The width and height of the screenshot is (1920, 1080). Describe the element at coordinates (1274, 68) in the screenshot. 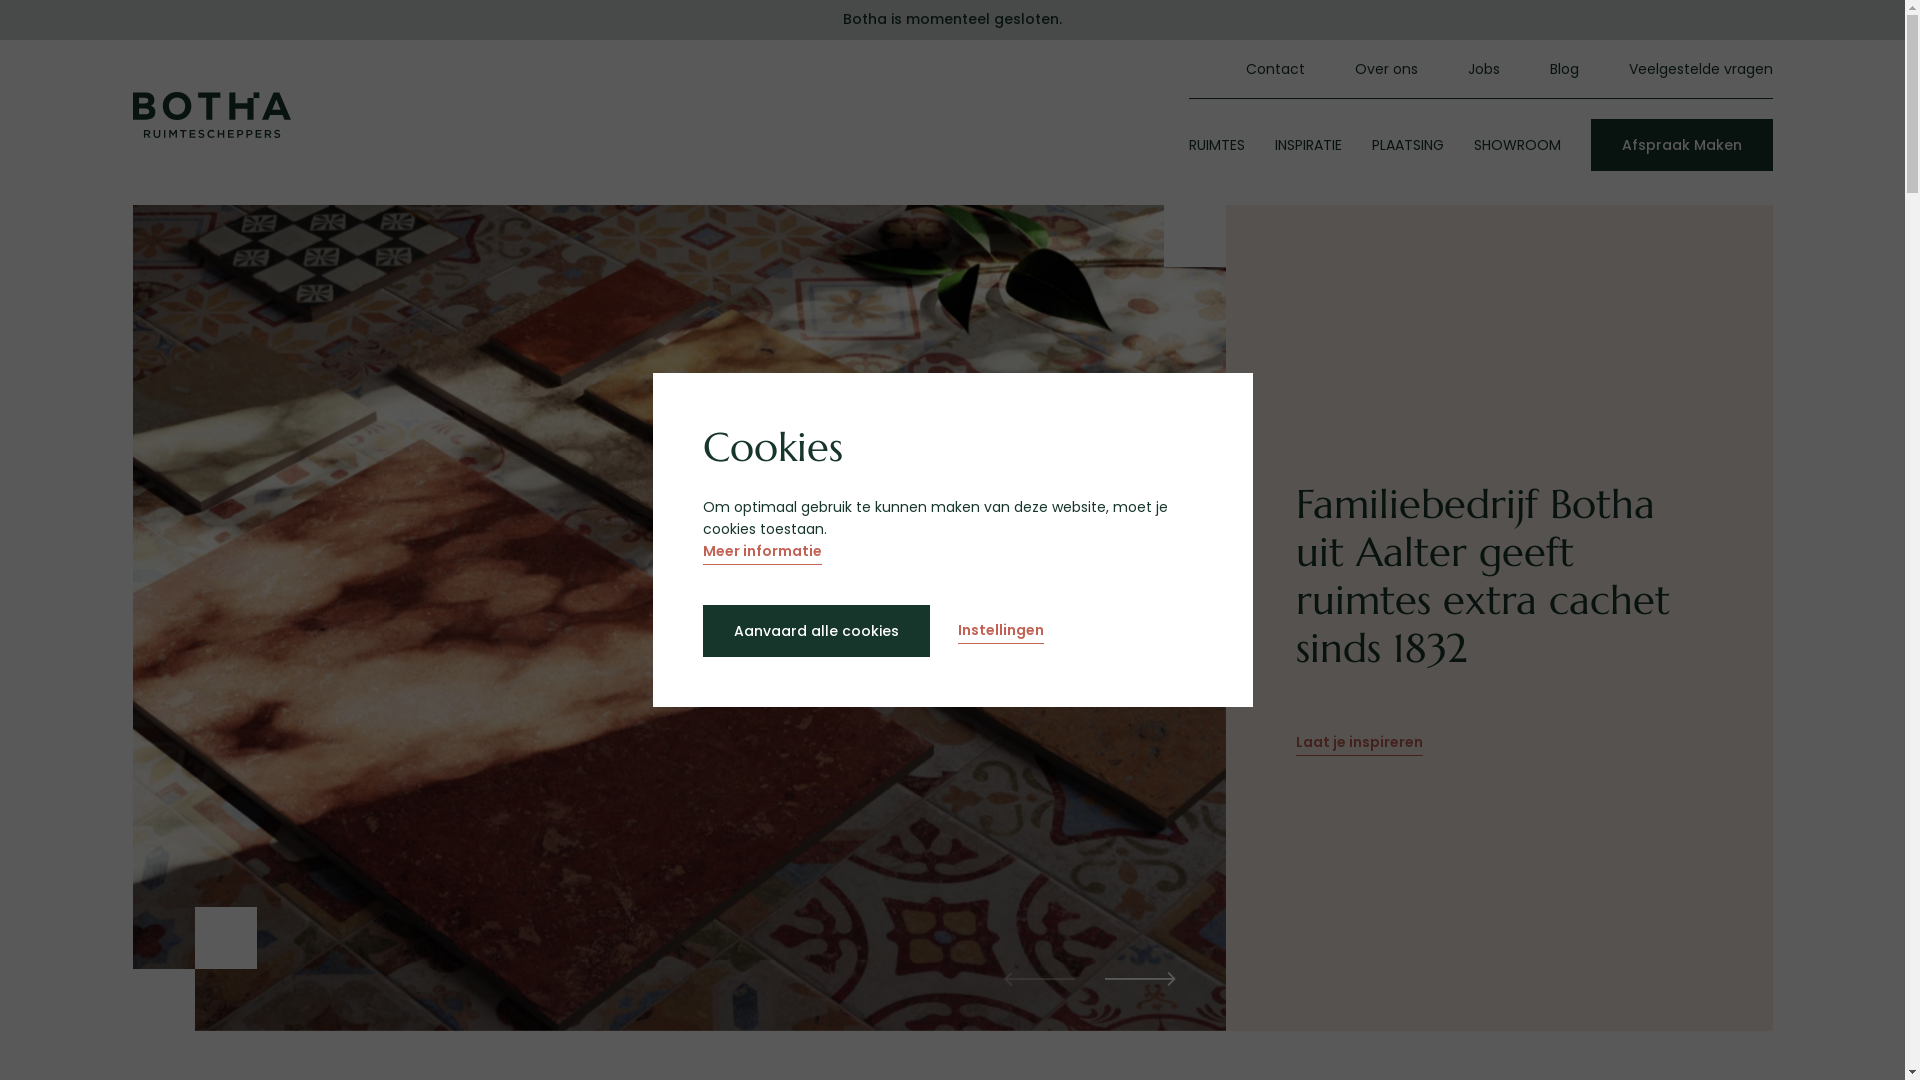

I see `'Contact'` at that location.